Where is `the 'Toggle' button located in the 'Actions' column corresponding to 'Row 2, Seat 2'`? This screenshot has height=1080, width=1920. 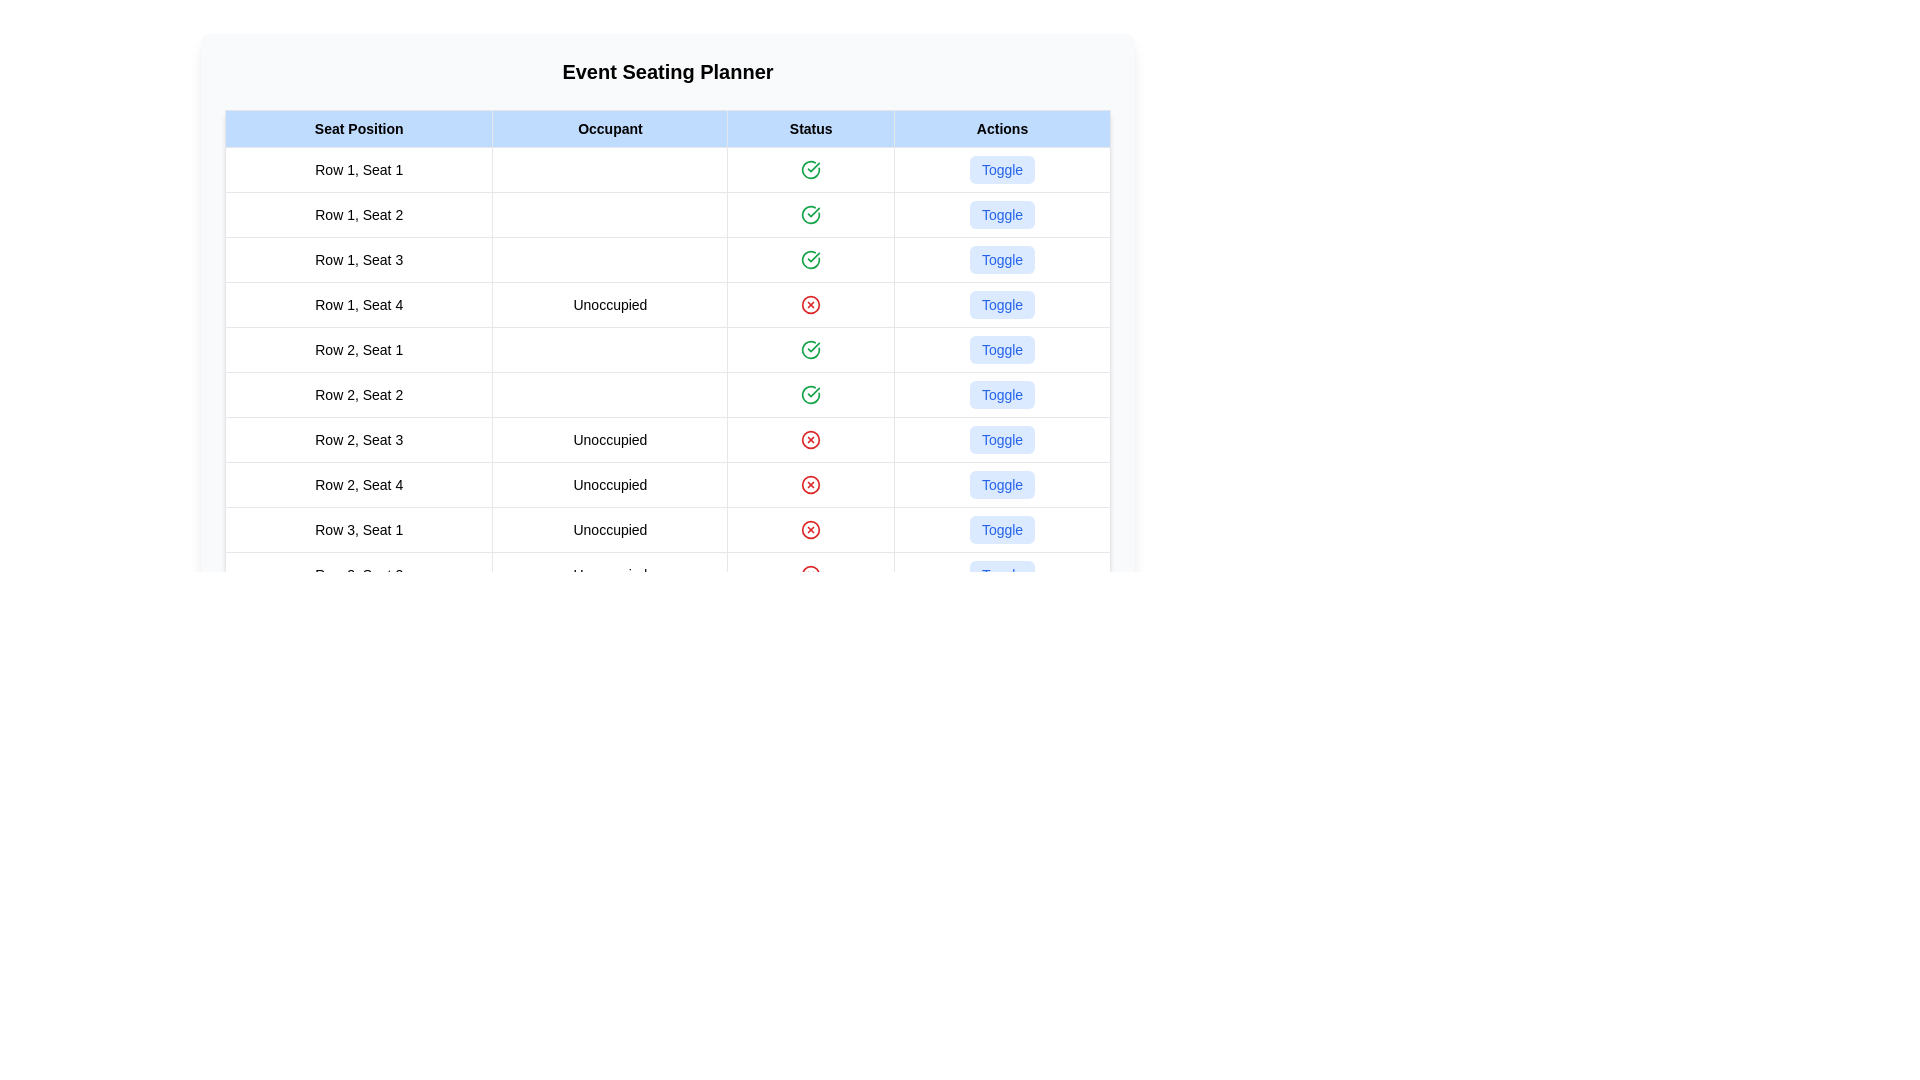
the 'Toggle' button located in the 'Actions' column corresponding to 'Row 2, Seat 2' is located at coordinates (1002, 394).